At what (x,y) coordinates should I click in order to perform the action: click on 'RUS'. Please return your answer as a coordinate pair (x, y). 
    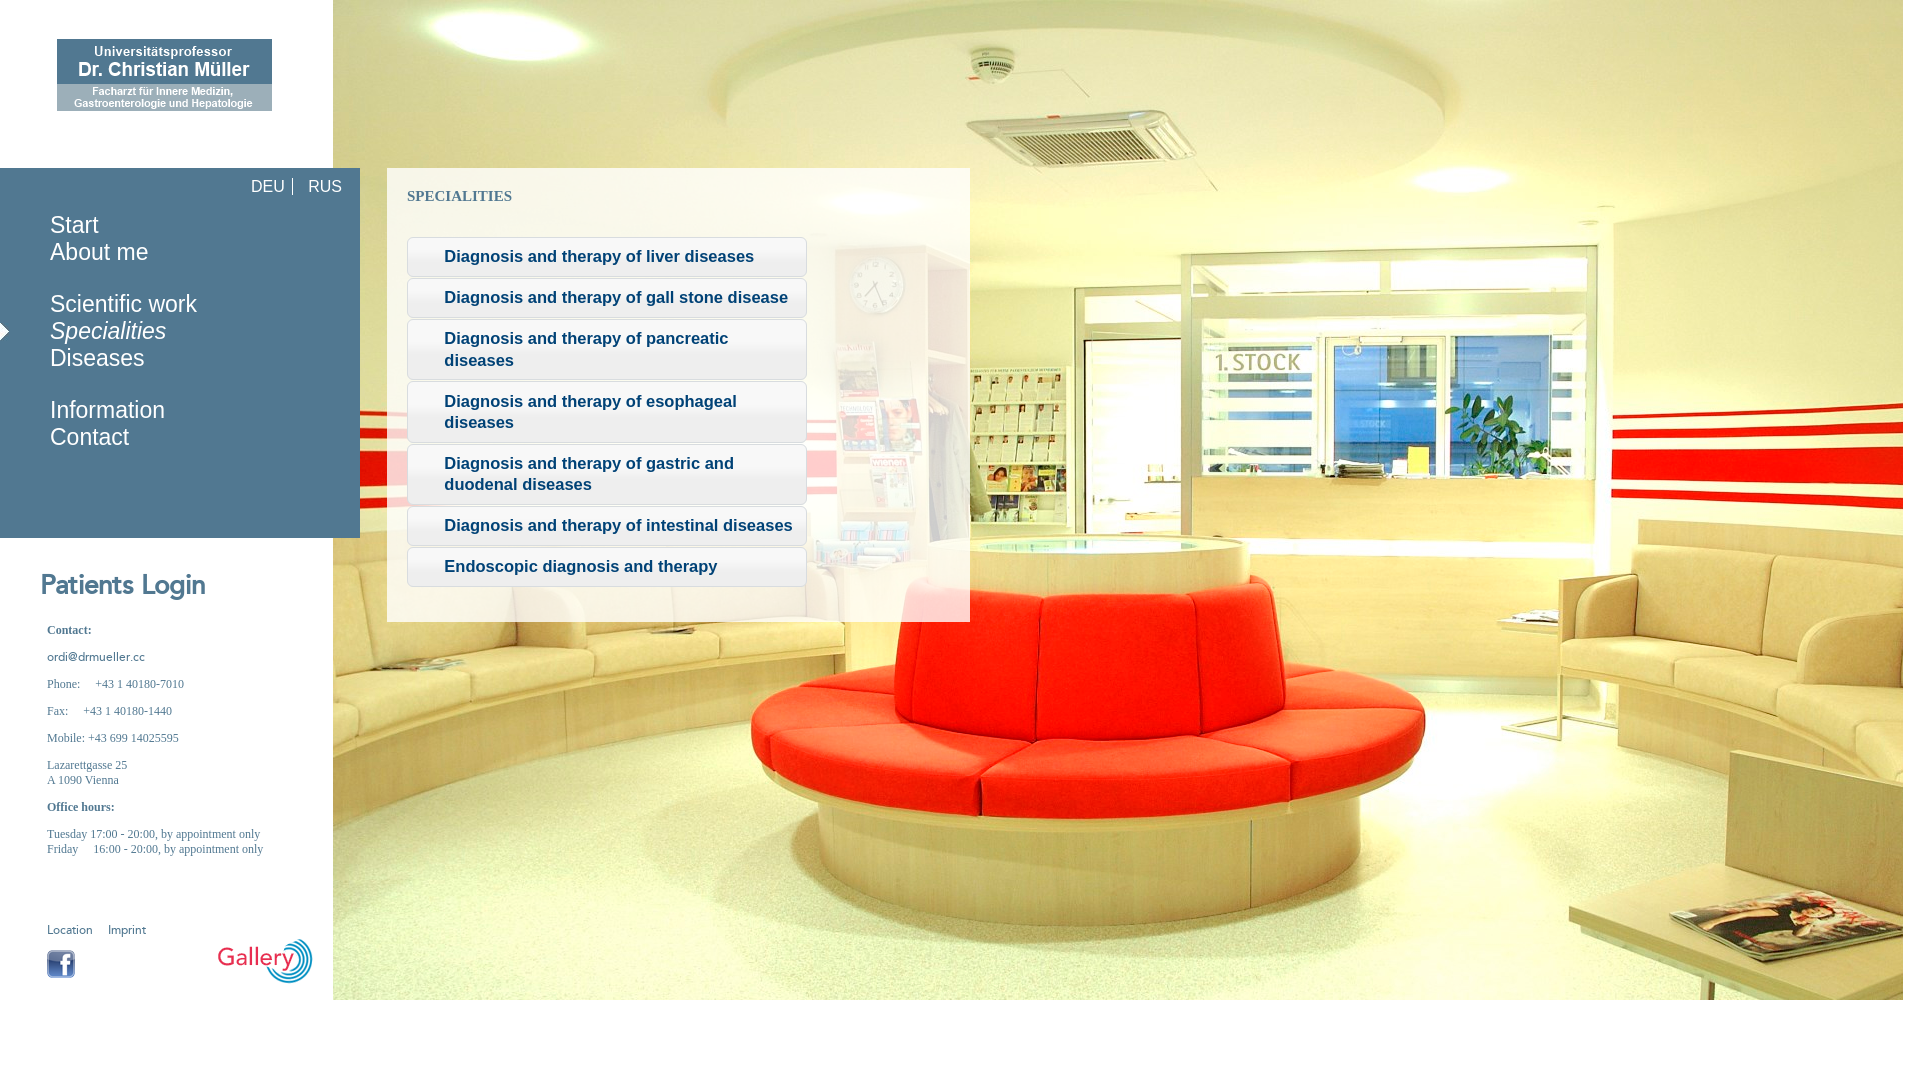
    Looking at the image, I should click on (301, 186).